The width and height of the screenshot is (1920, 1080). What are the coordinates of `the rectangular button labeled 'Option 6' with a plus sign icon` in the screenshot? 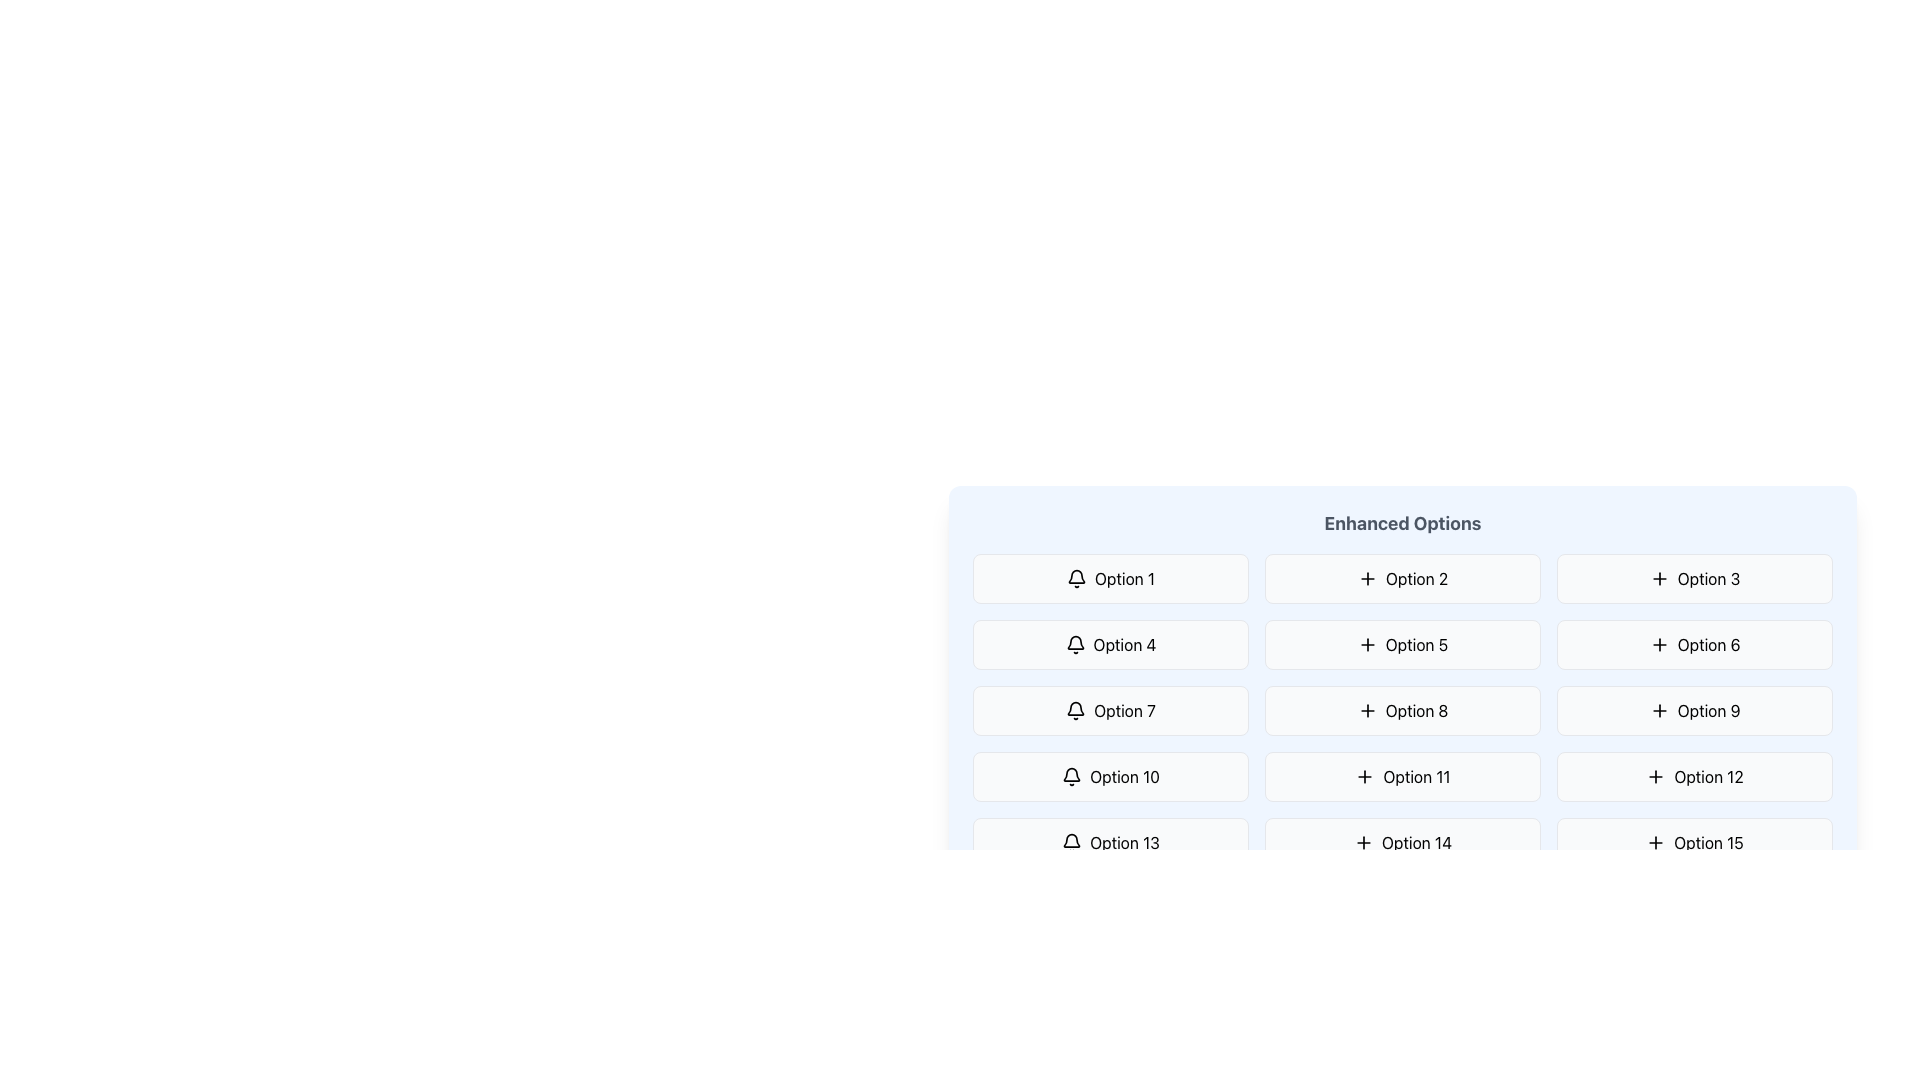 It's located at (1693, 644).